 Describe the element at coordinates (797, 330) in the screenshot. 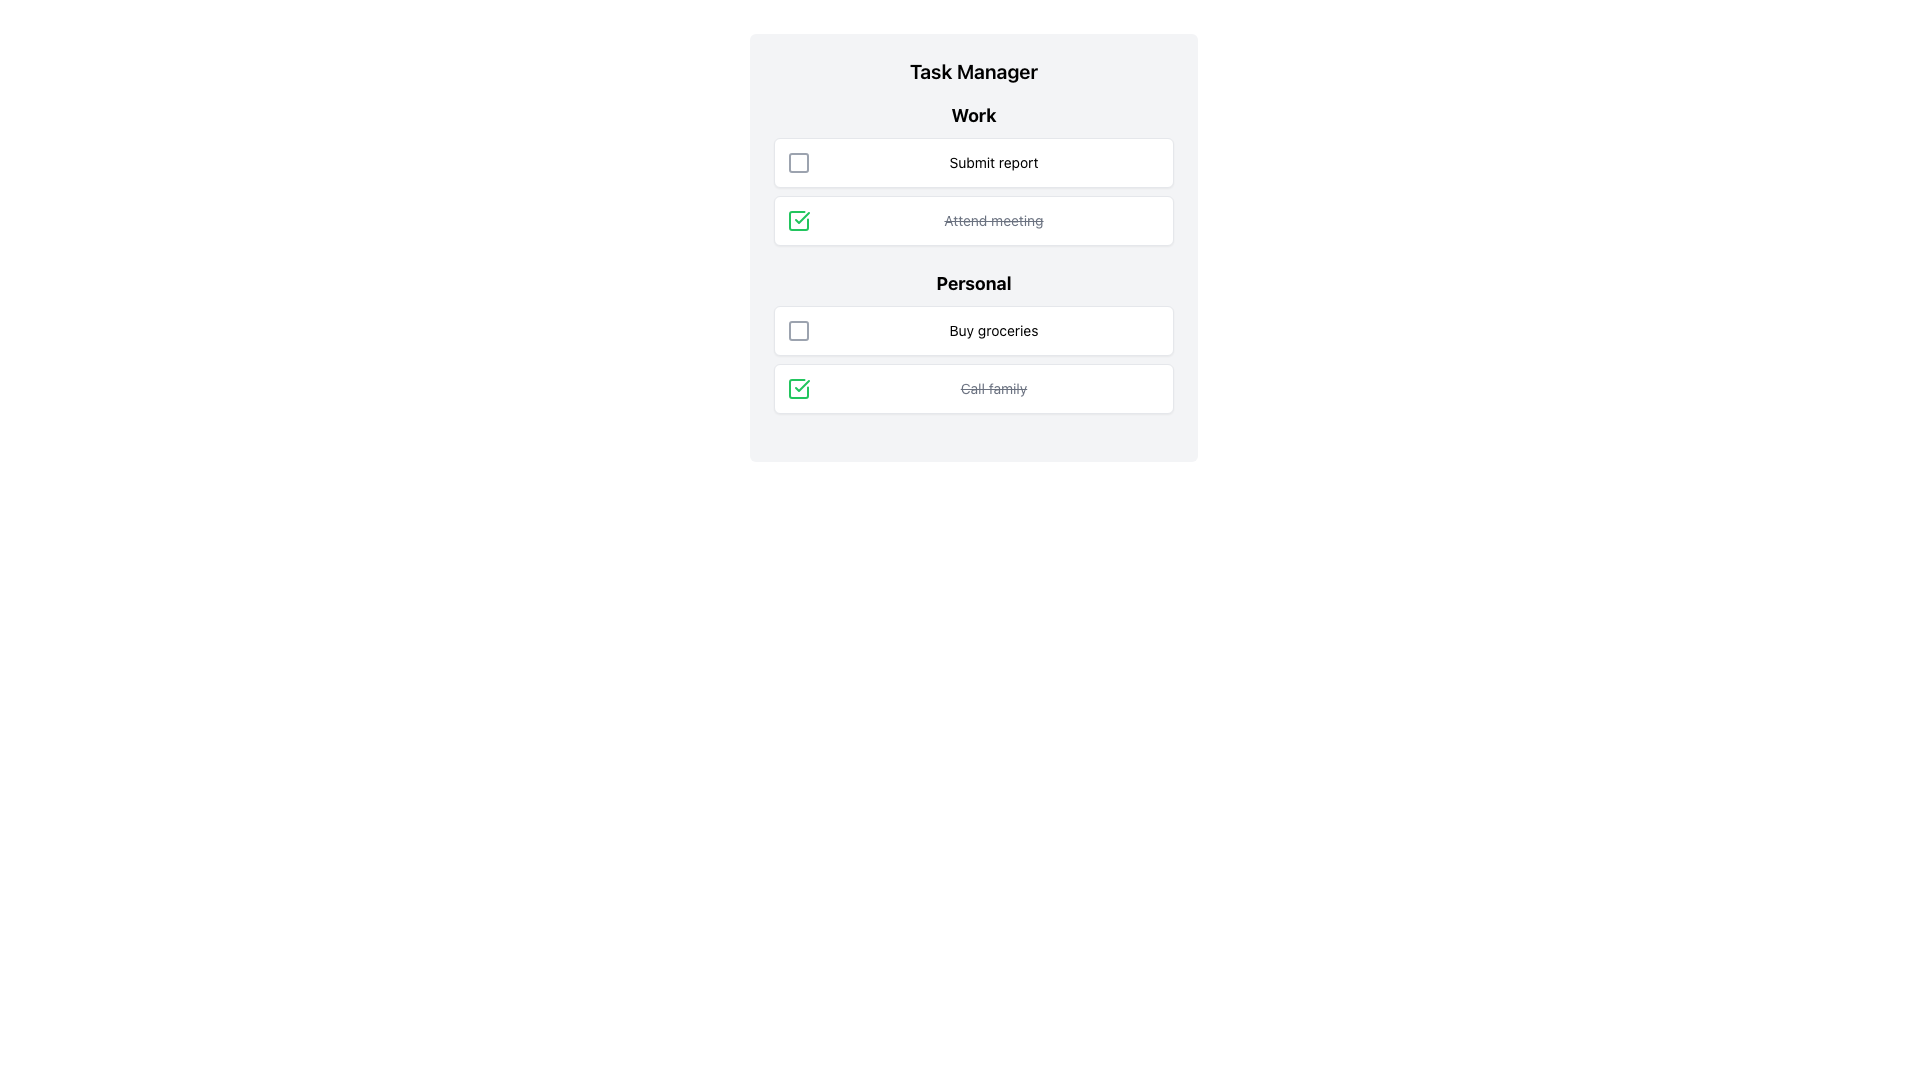

I see `the checkbox located in the 'Personal' section to the left of the 'Buy groceries' text, which is the first item in the list of tasks` at that location.